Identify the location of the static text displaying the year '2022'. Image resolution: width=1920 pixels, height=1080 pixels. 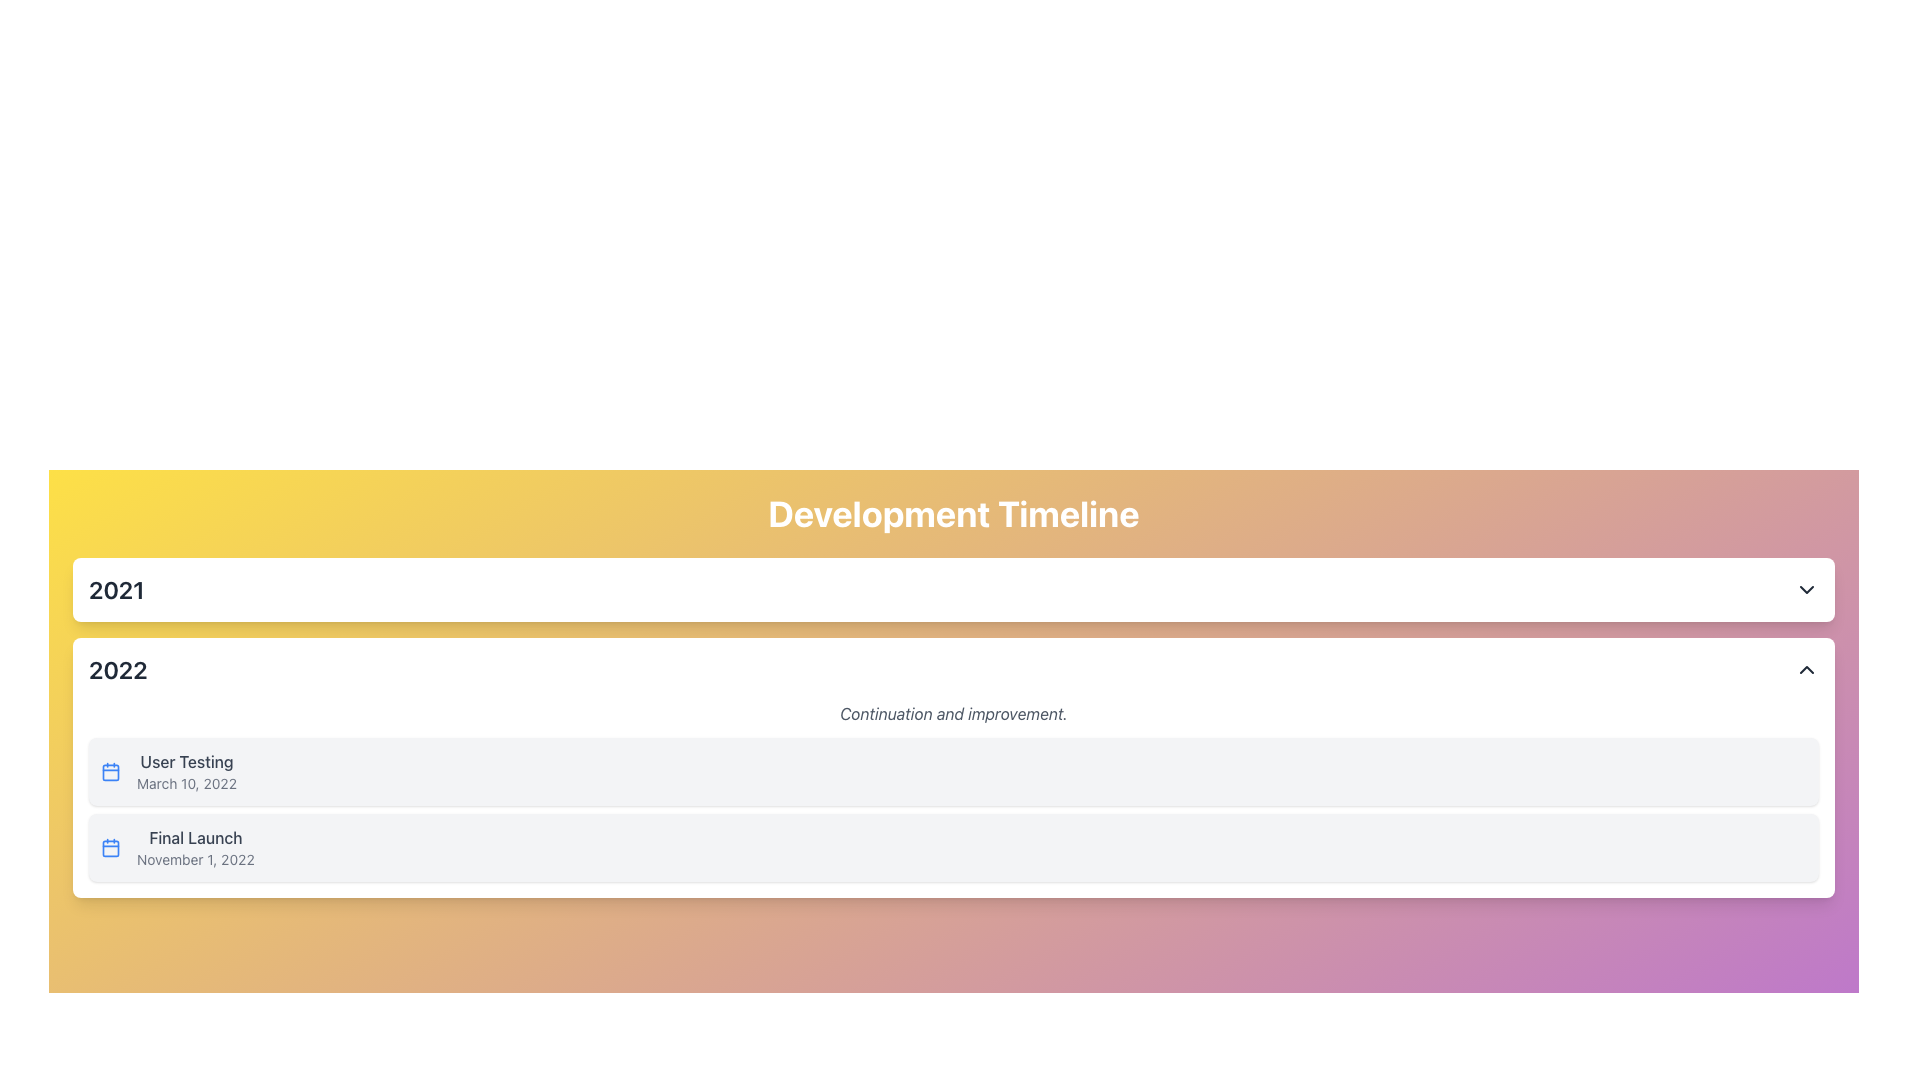
(117, 670).